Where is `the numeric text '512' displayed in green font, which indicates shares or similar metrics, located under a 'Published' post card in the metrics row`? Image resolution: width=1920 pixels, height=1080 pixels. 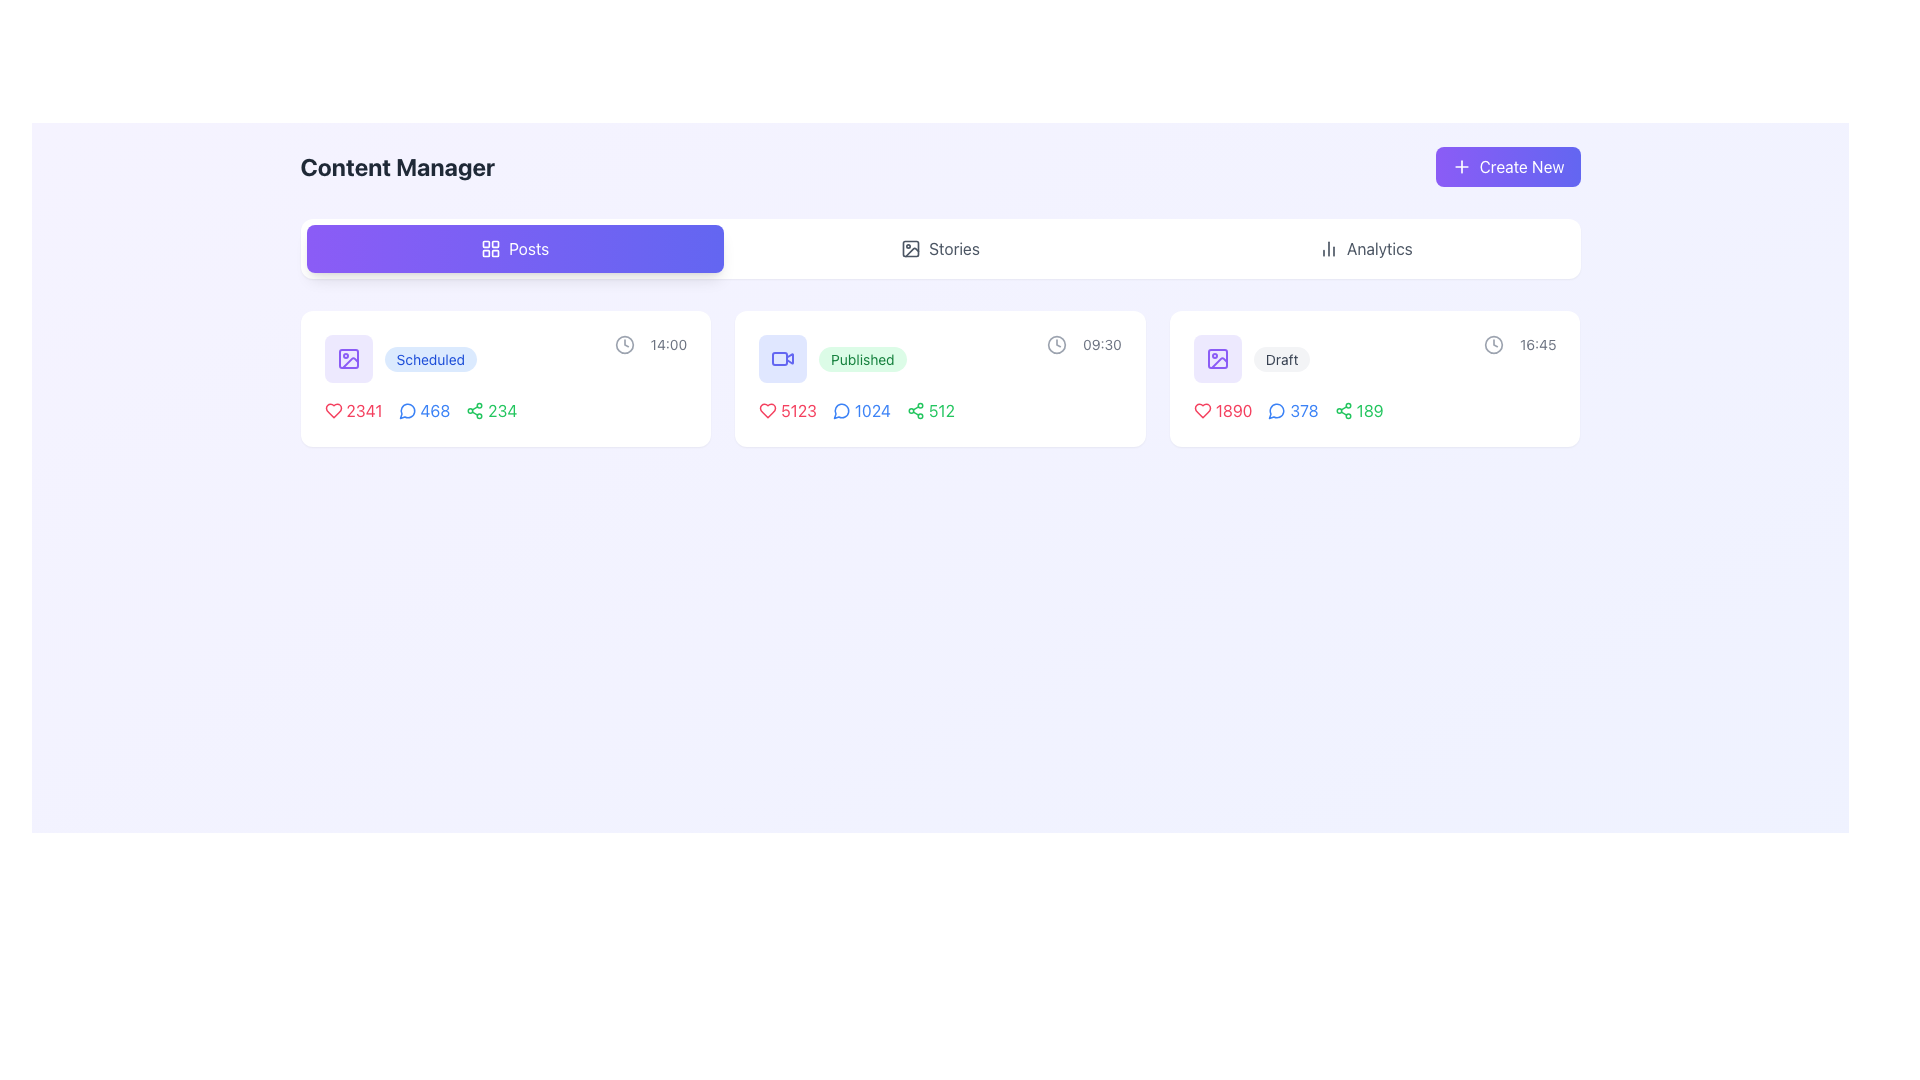 the numeric text '512' displayed in green font, which indicates shares or similar metrics, located under a 'Published' post card in the metrics row is located at coordinates (940, 410).